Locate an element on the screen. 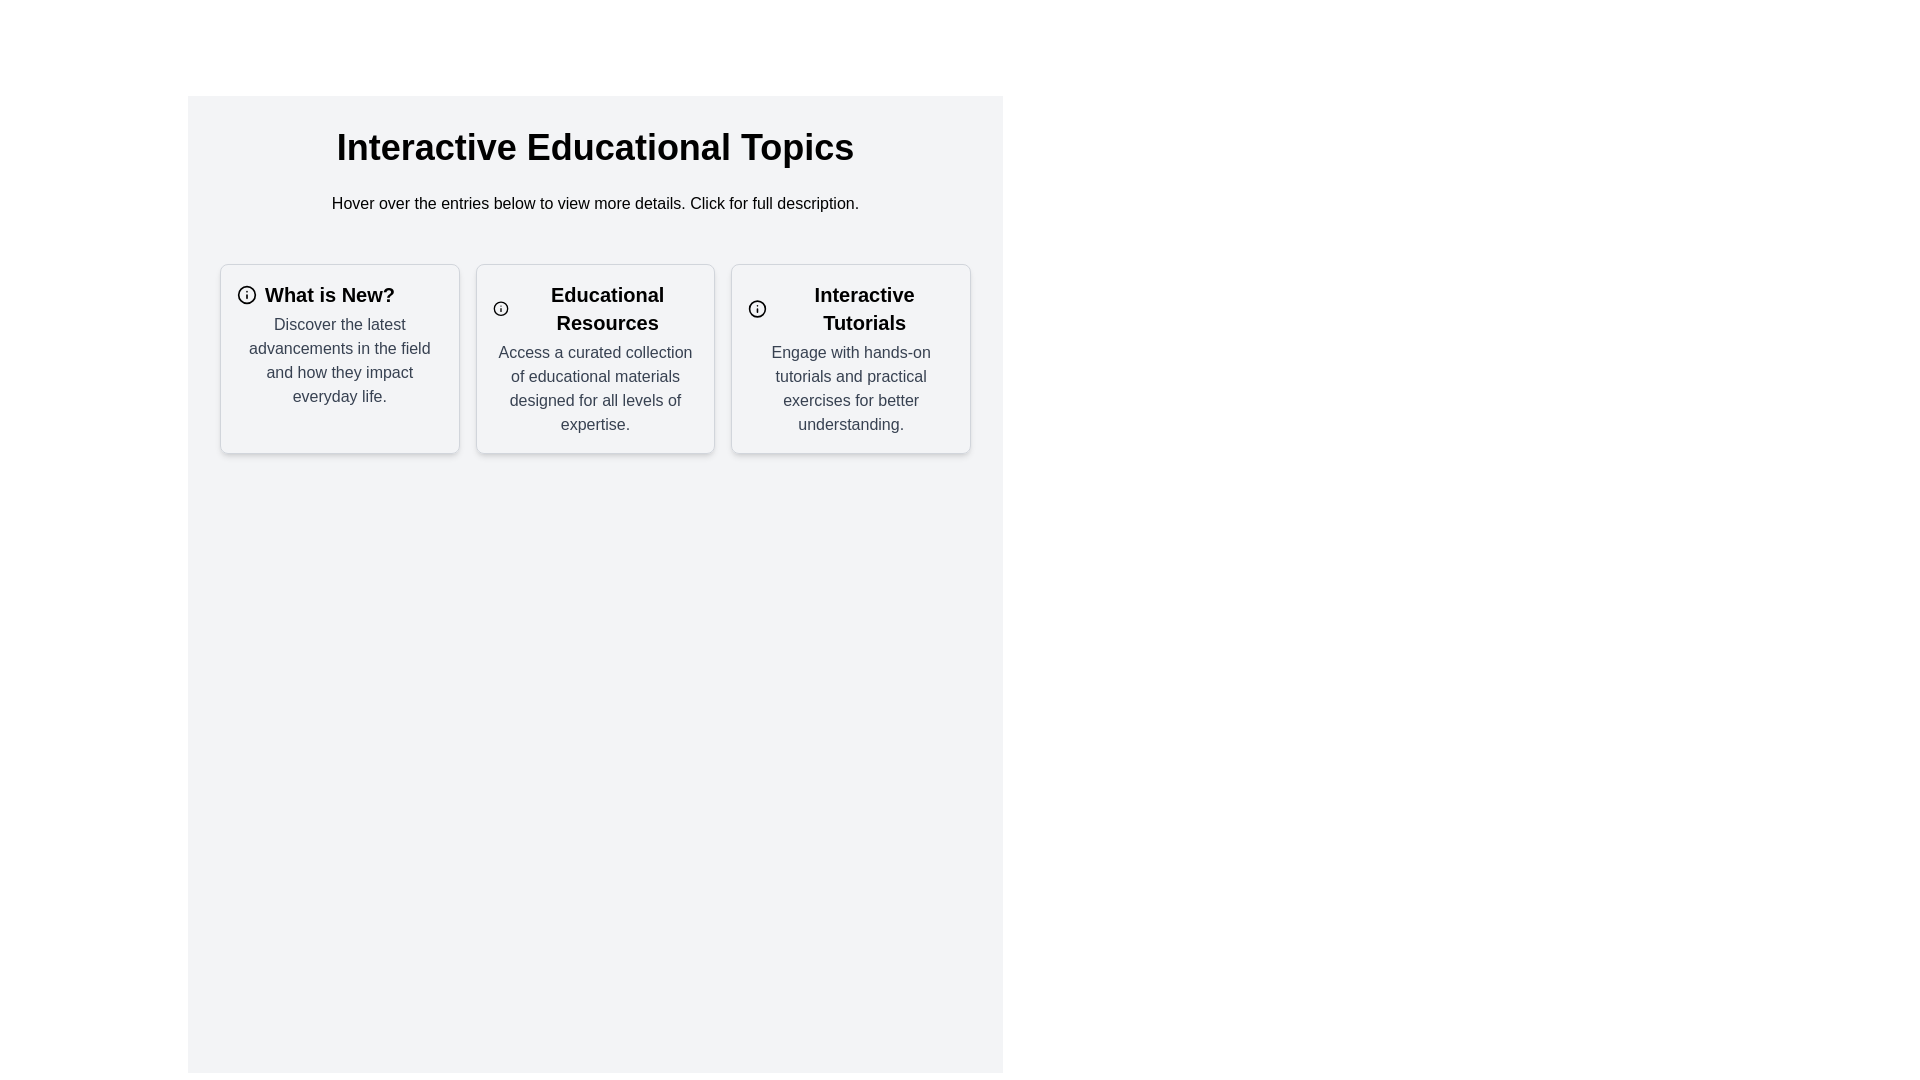  bold, large header text 'Interactive Tutorials' located at the top of the card UI element, which is the third item from the left in a horizontal list is located at coordinates (851, 308).